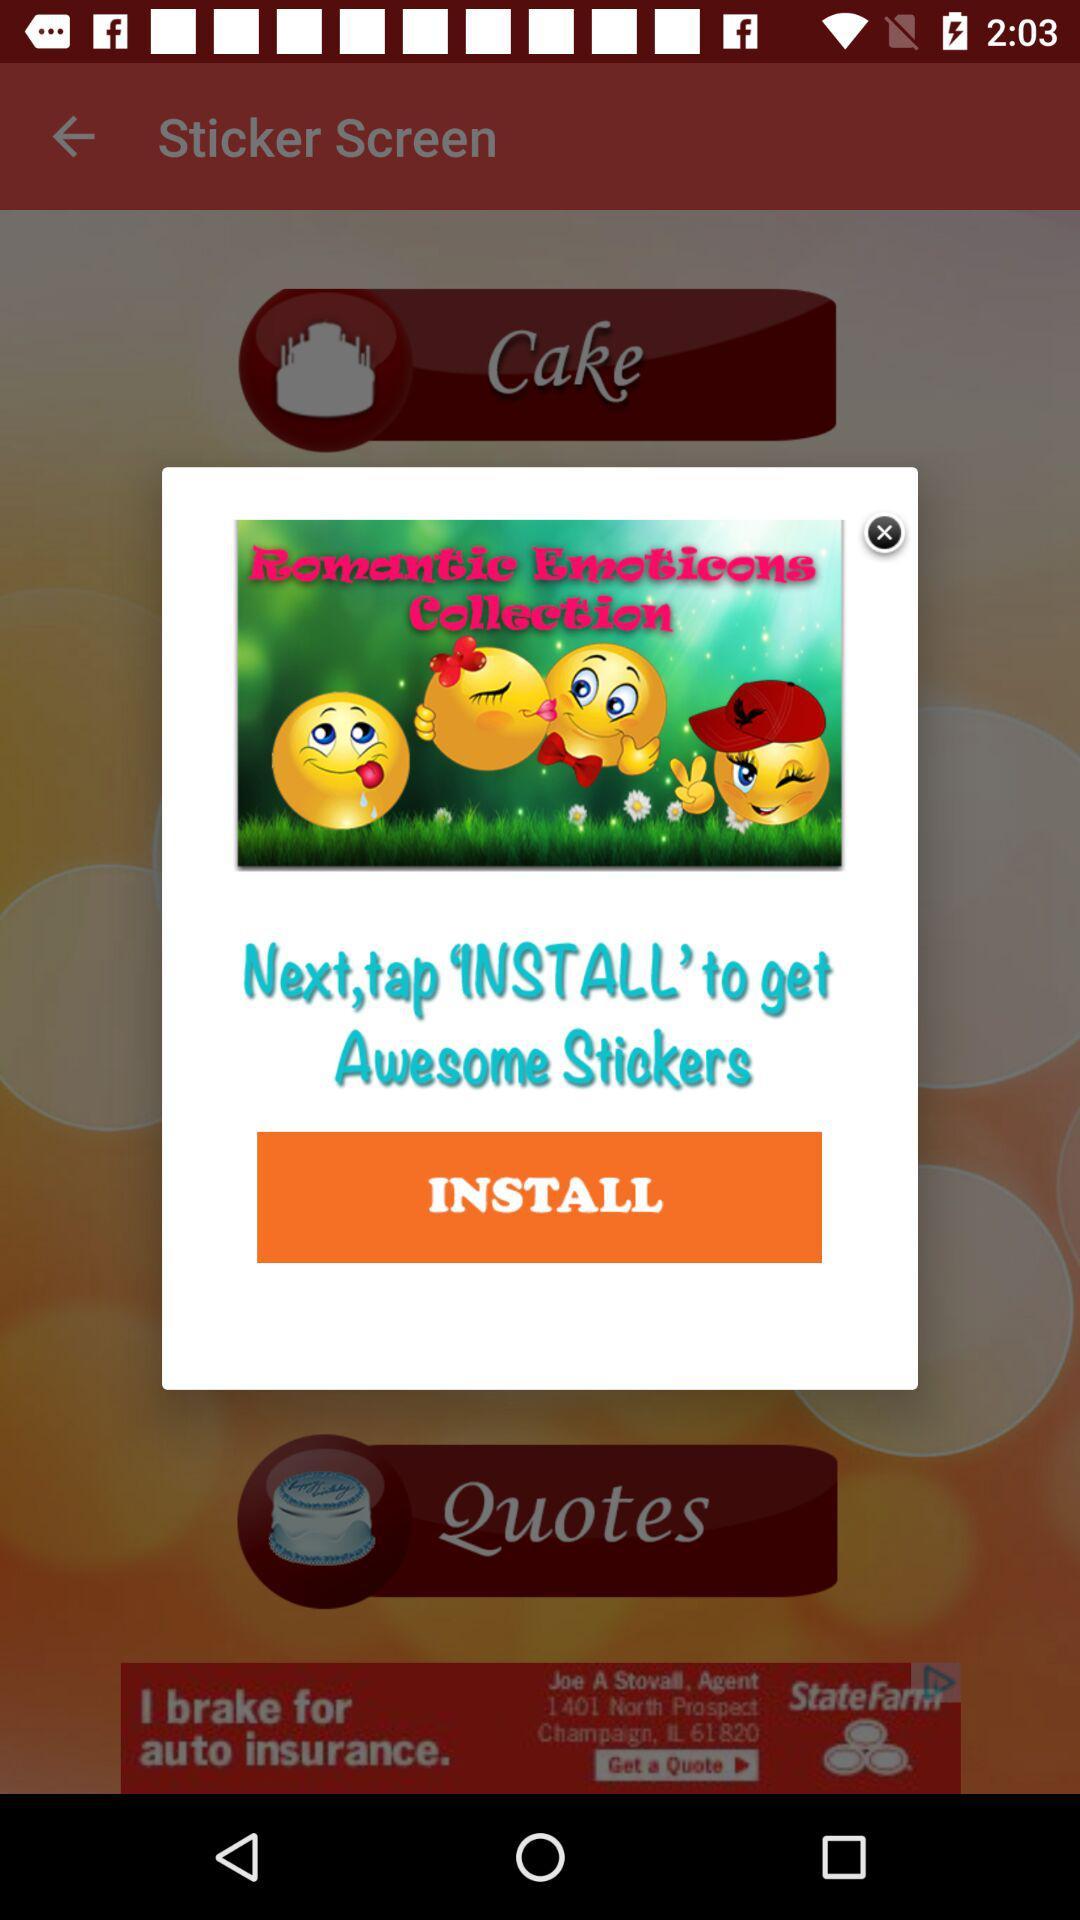 The width and height of the screenshot is (1080, 1920). Describe the element at coordinates (885, 535) in the screenshot. I see `window` at that location.